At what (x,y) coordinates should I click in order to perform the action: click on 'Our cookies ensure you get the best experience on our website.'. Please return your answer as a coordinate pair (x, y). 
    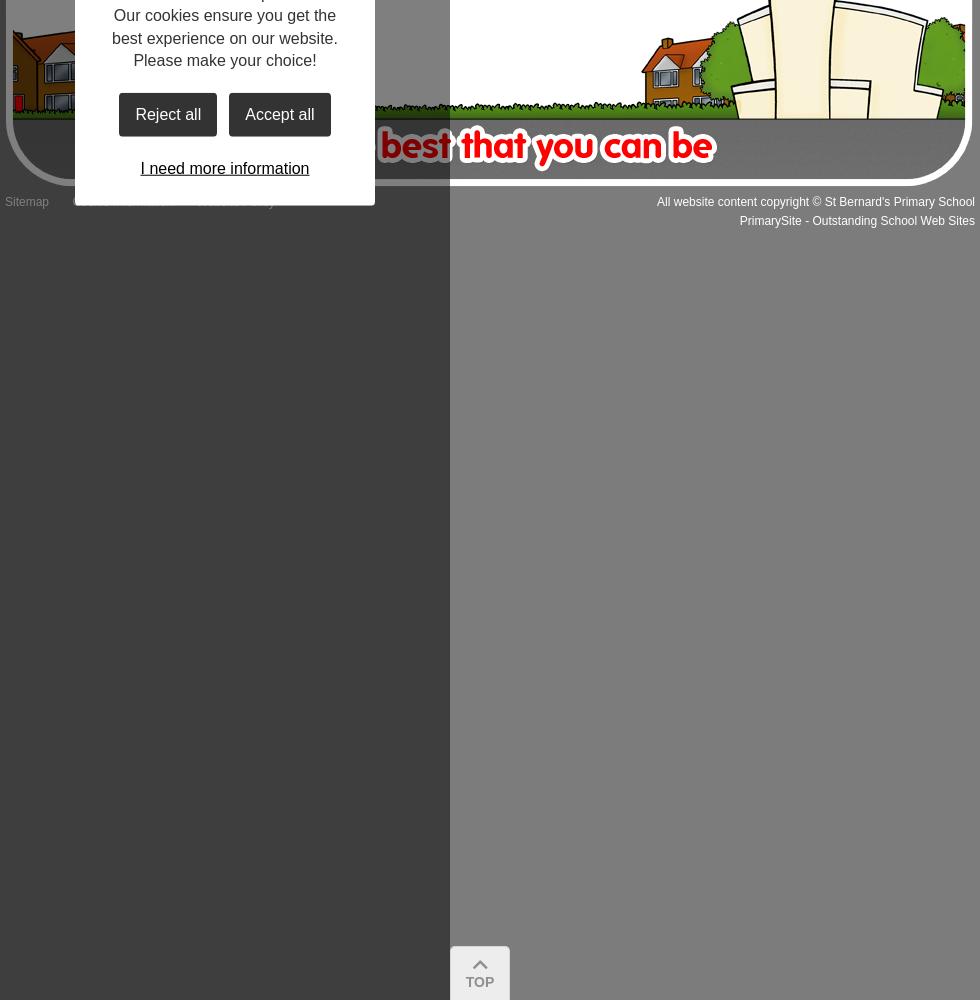
    Looking at the image, I should click on (224, 26).